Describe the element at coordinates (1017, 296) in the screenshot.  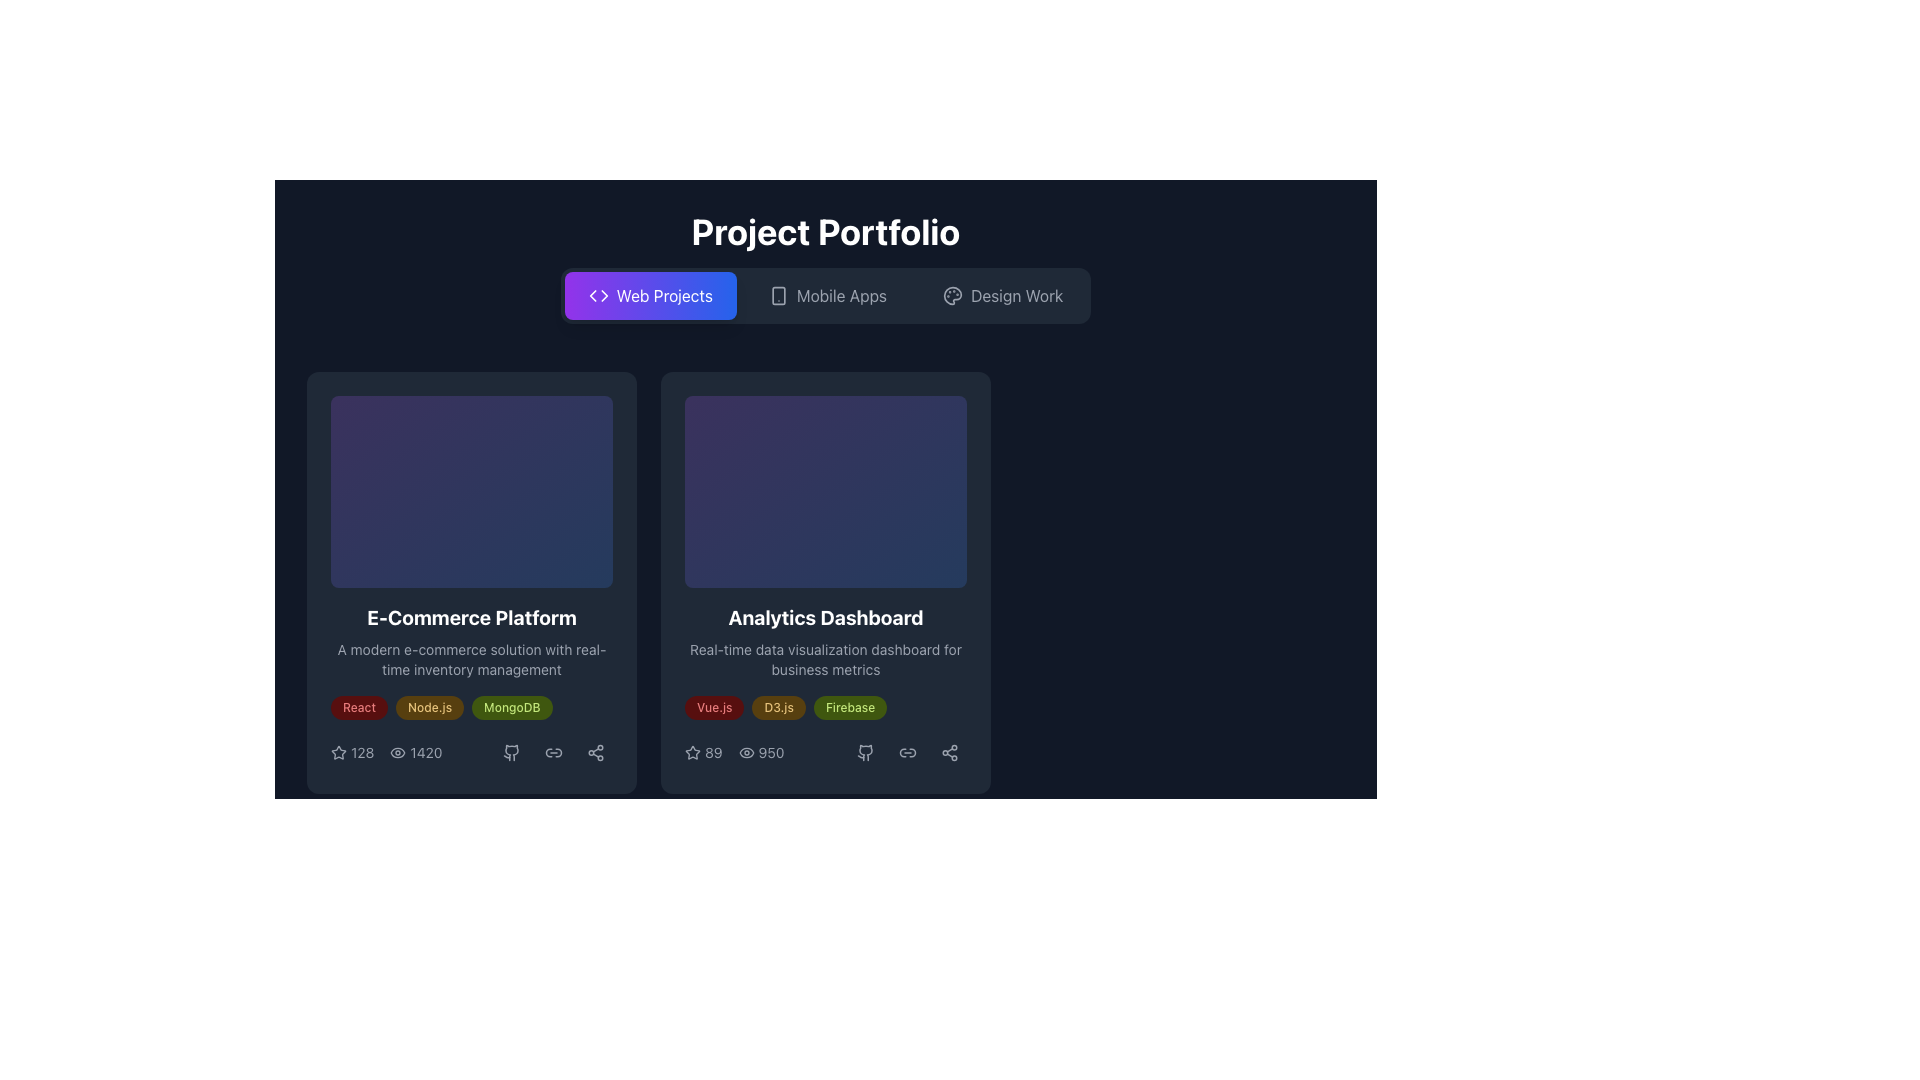
I see `the 'Design Work' label in the upper section of the interface` at that location.